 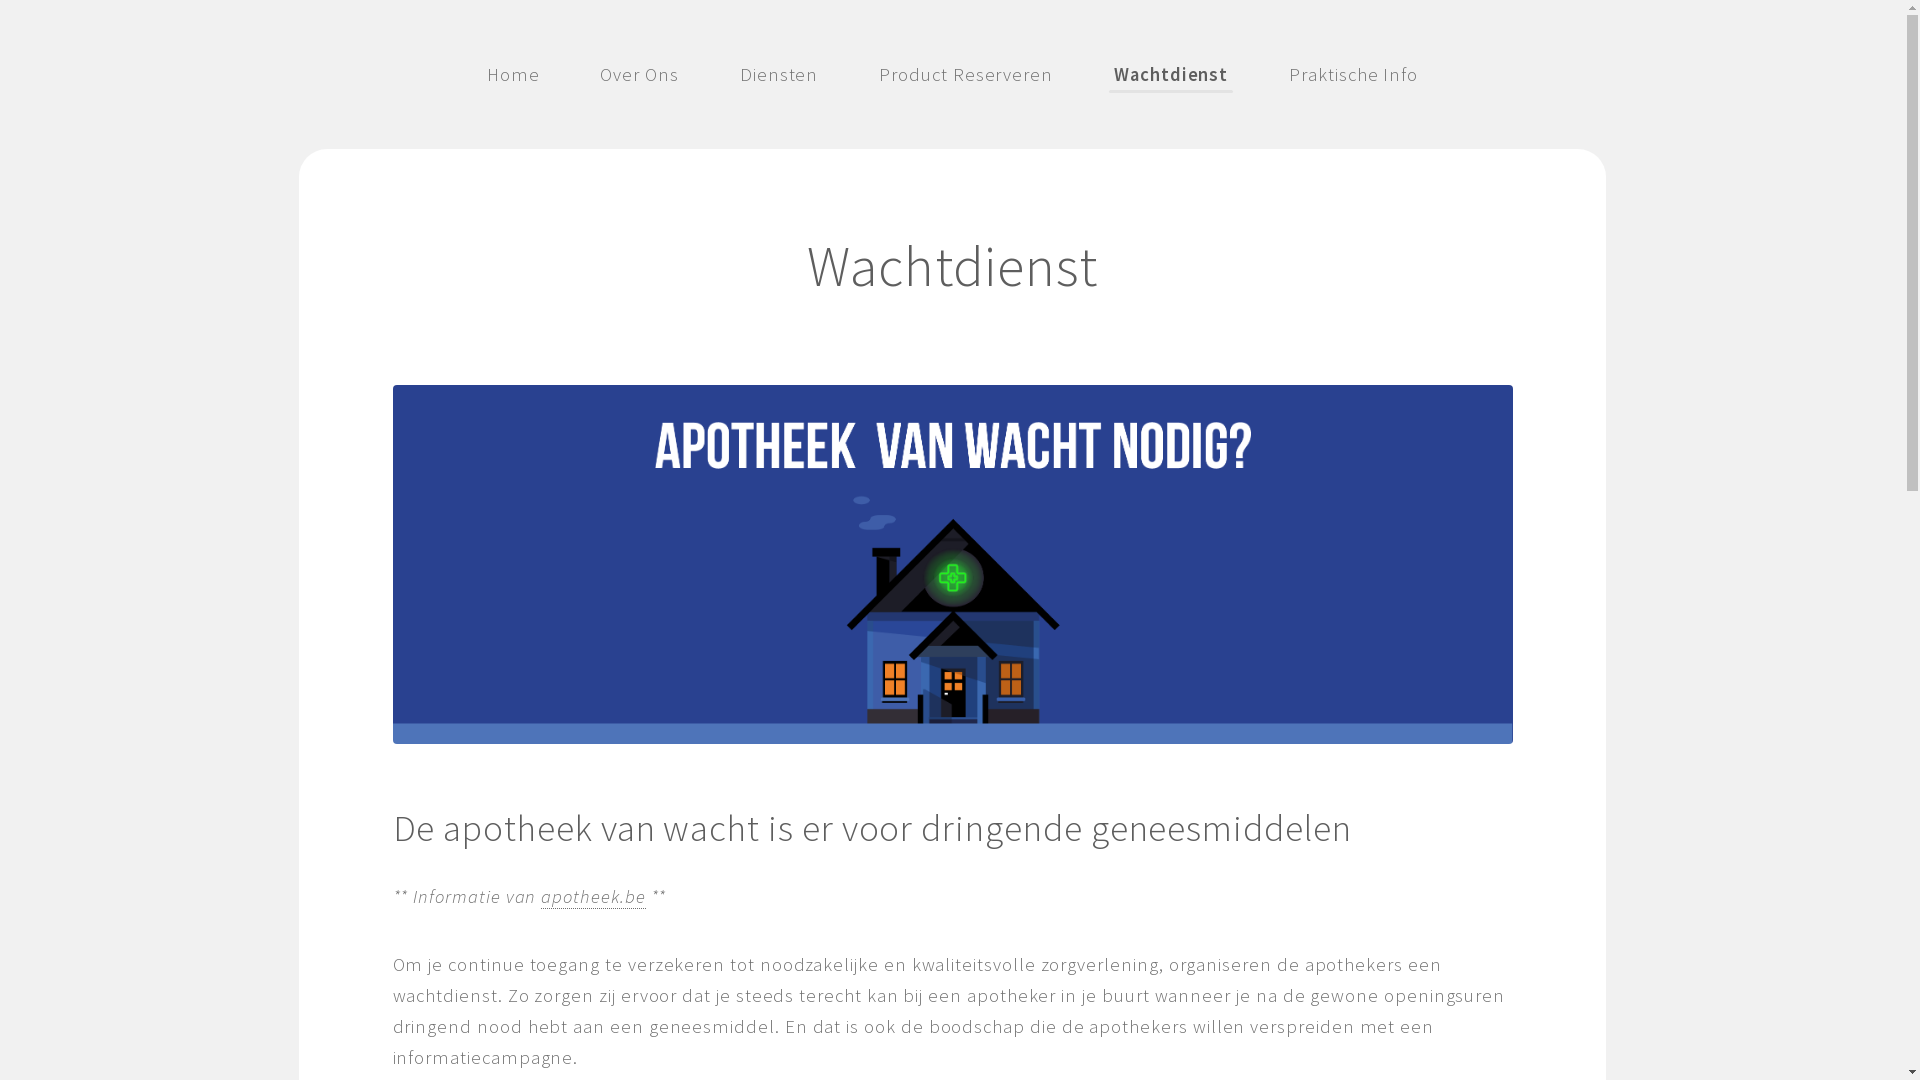 I want to click on 'Over Ons', so click(x=637, y=72).